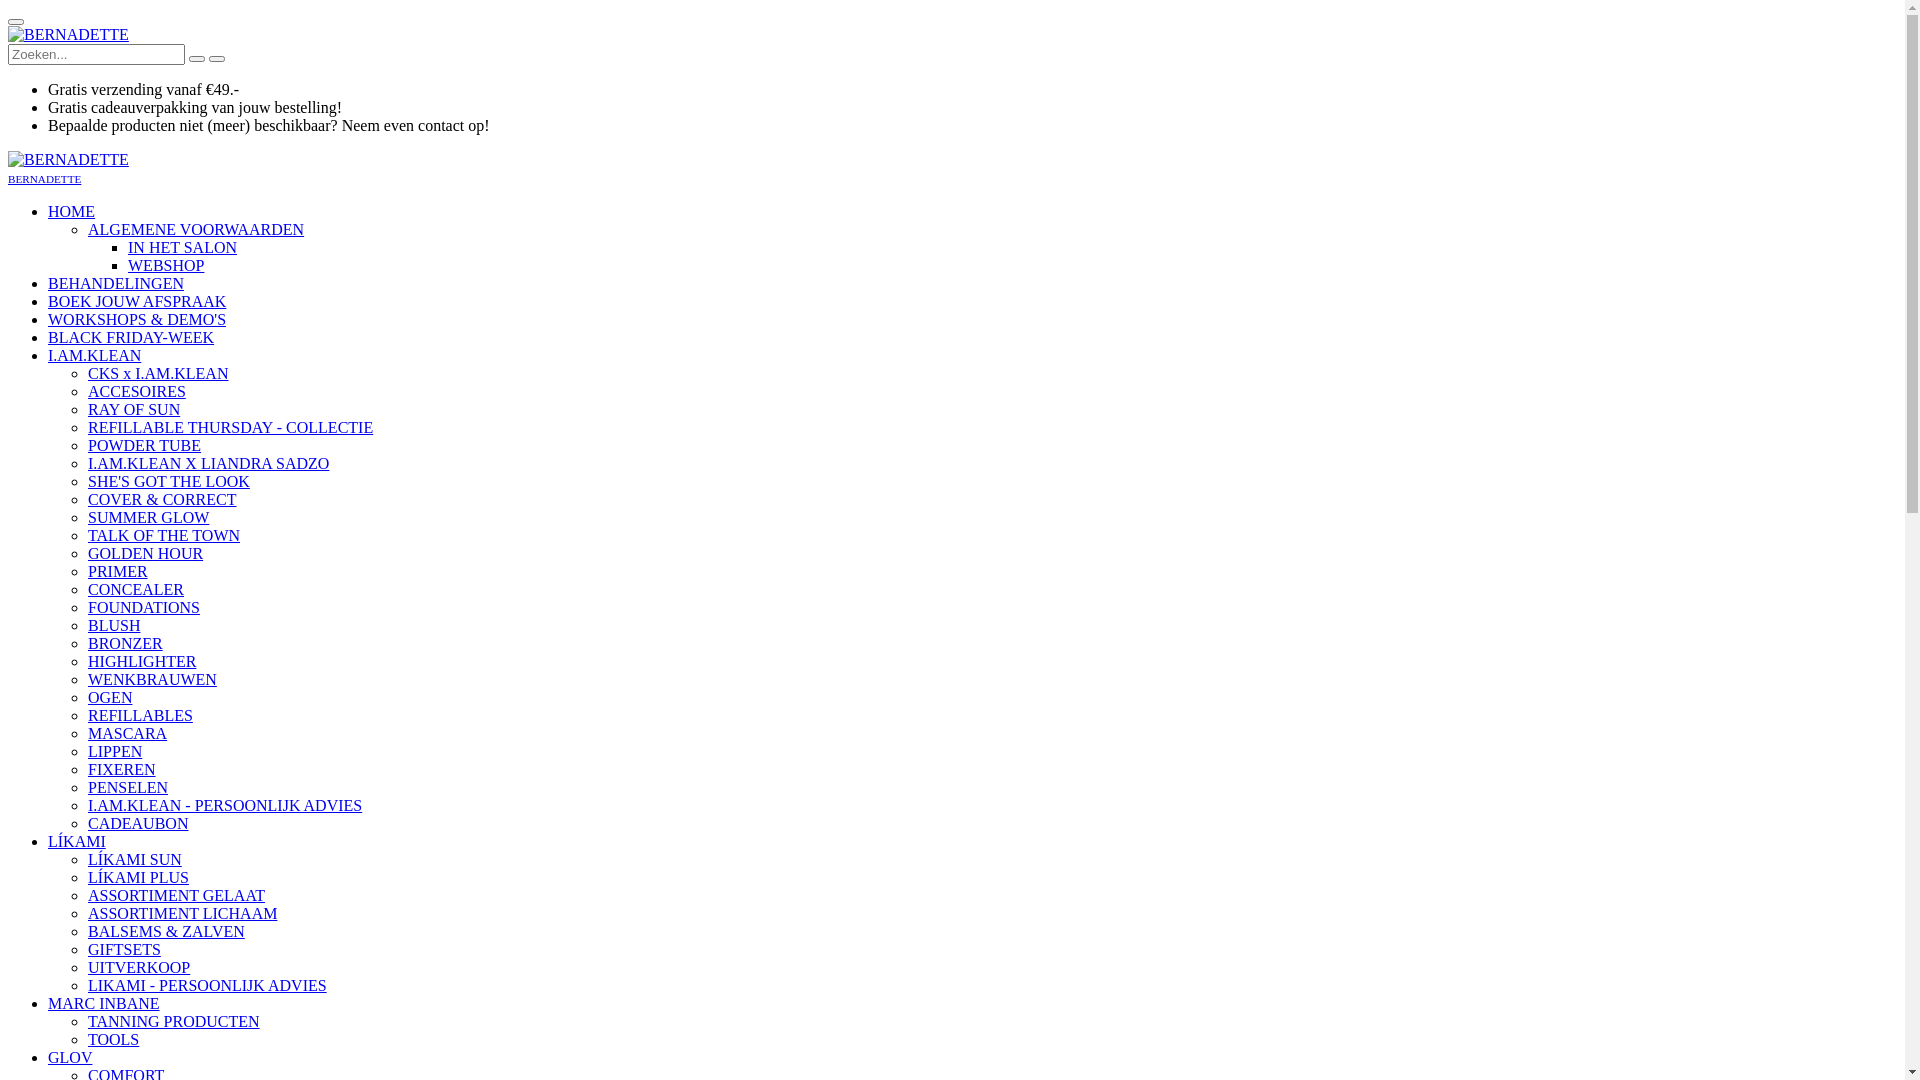  I want to click on 'MASCARA', so click(126, 733).